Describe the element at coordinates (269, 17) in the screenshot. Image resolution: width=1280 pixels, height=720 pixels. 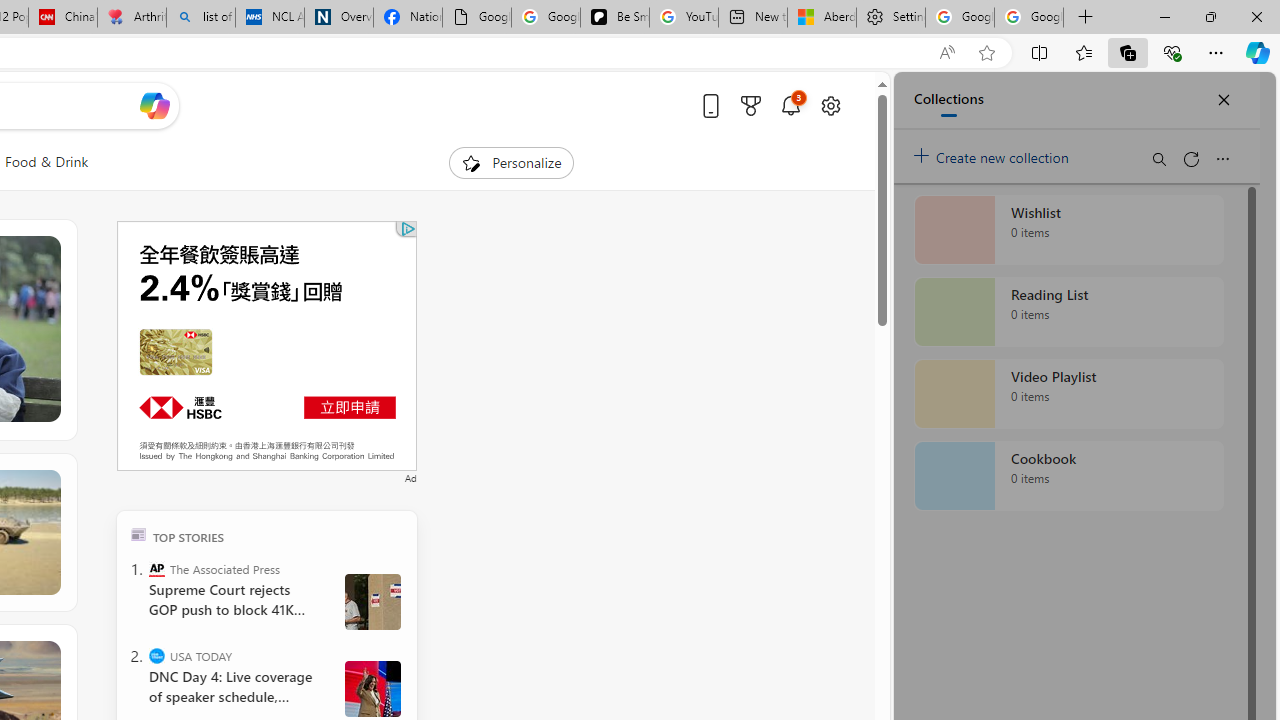
I see `'NCL Adult Asthma Inhaler Choice Guideline'` at that location.